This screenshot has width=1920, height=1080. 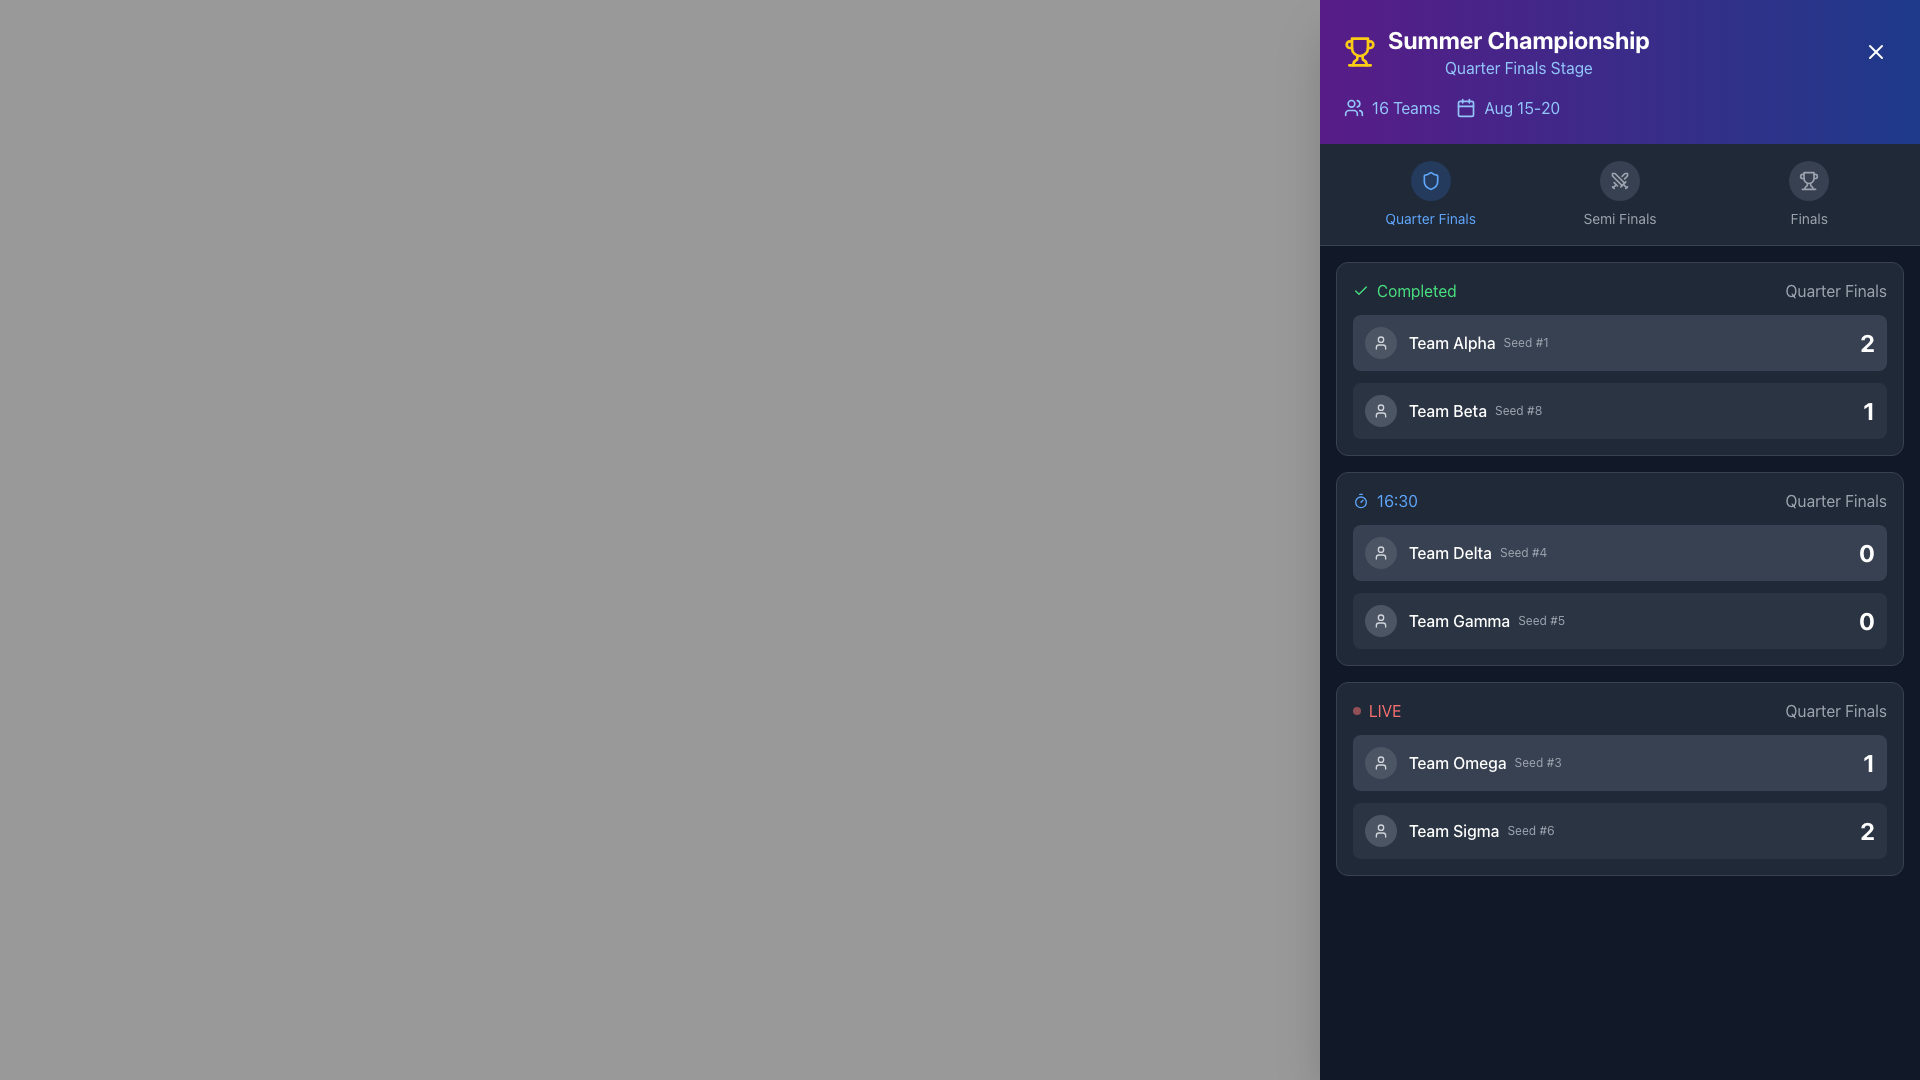 What do you see at coordinates (1380, 830) in the screenshot?
I see `the circular avatar icon representing 'Team Sigma' located to the left of the text 'Team Sigma Seed #6' in the 'LIVE' section` at bounding box center [1380, 830].